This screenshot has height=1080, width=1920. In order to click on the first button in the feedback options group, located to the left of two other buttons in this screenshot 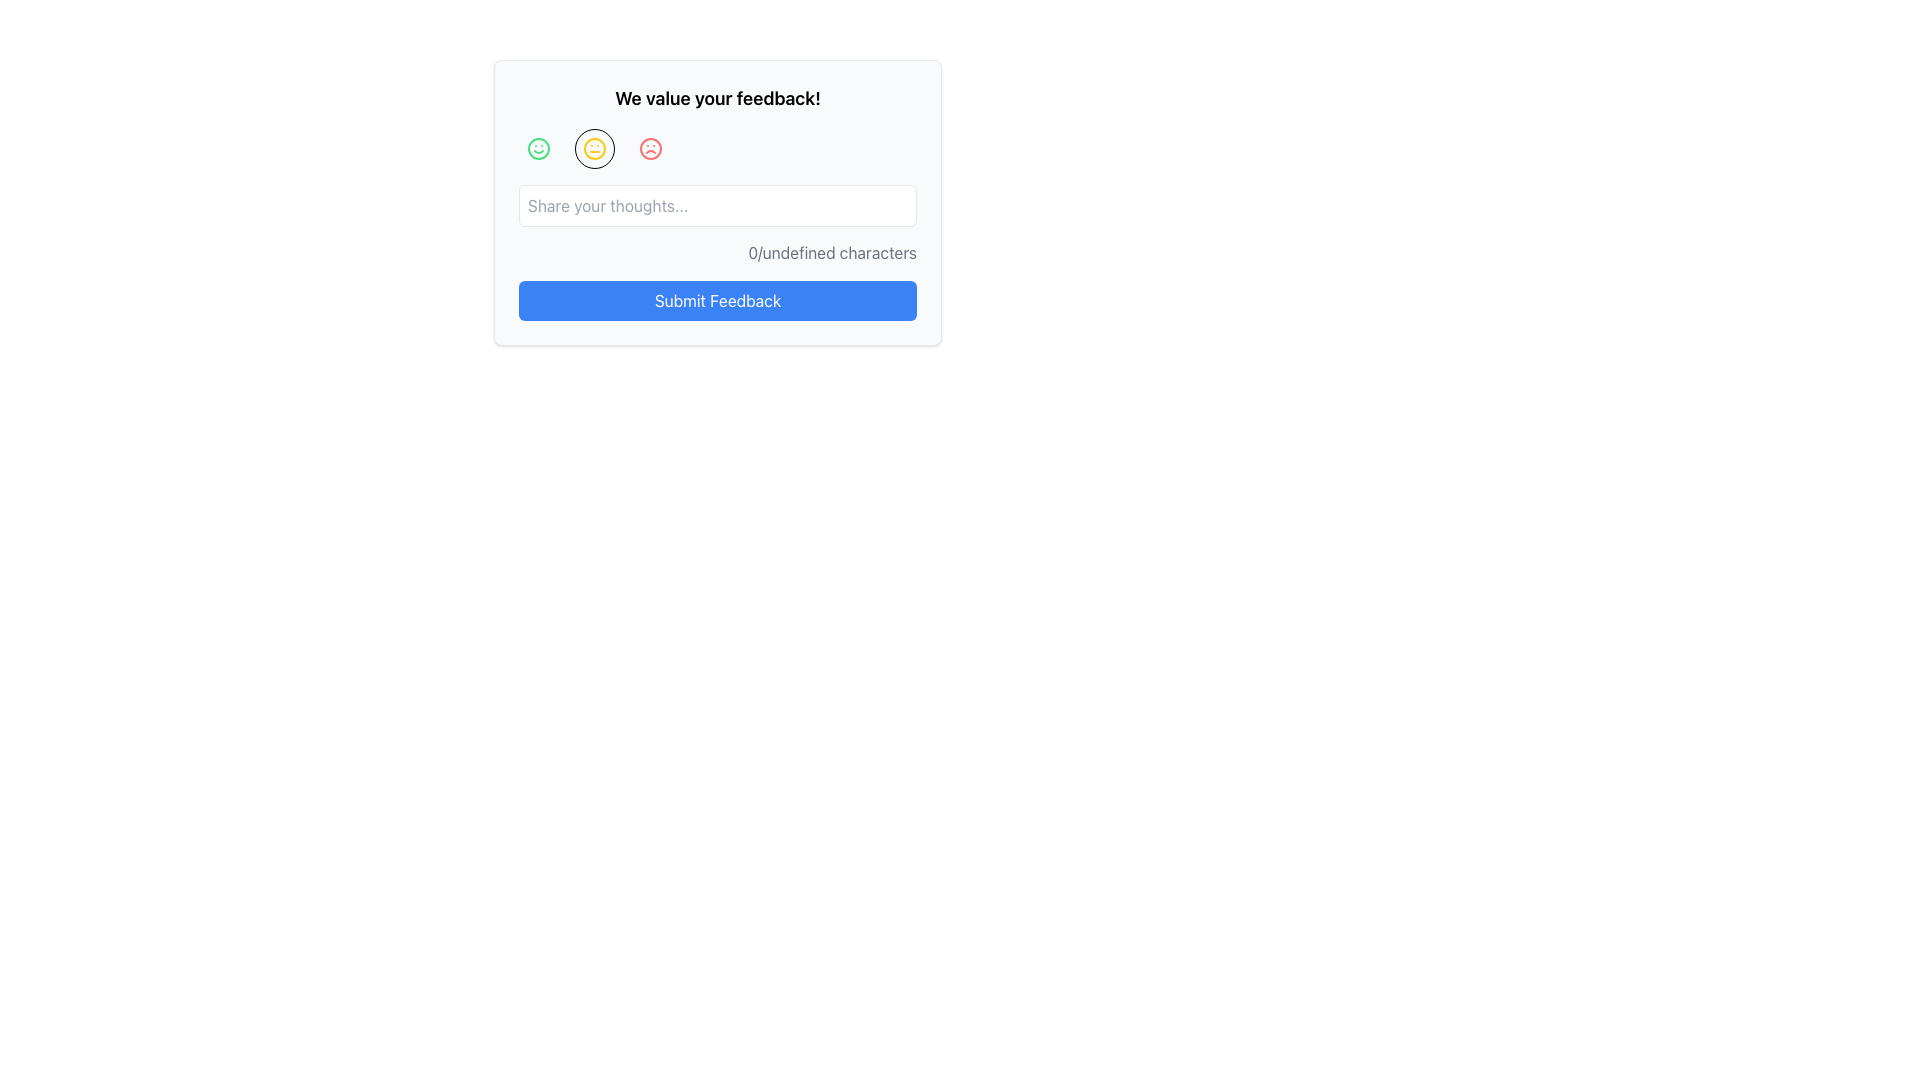, I will do `click(538, 148)`.